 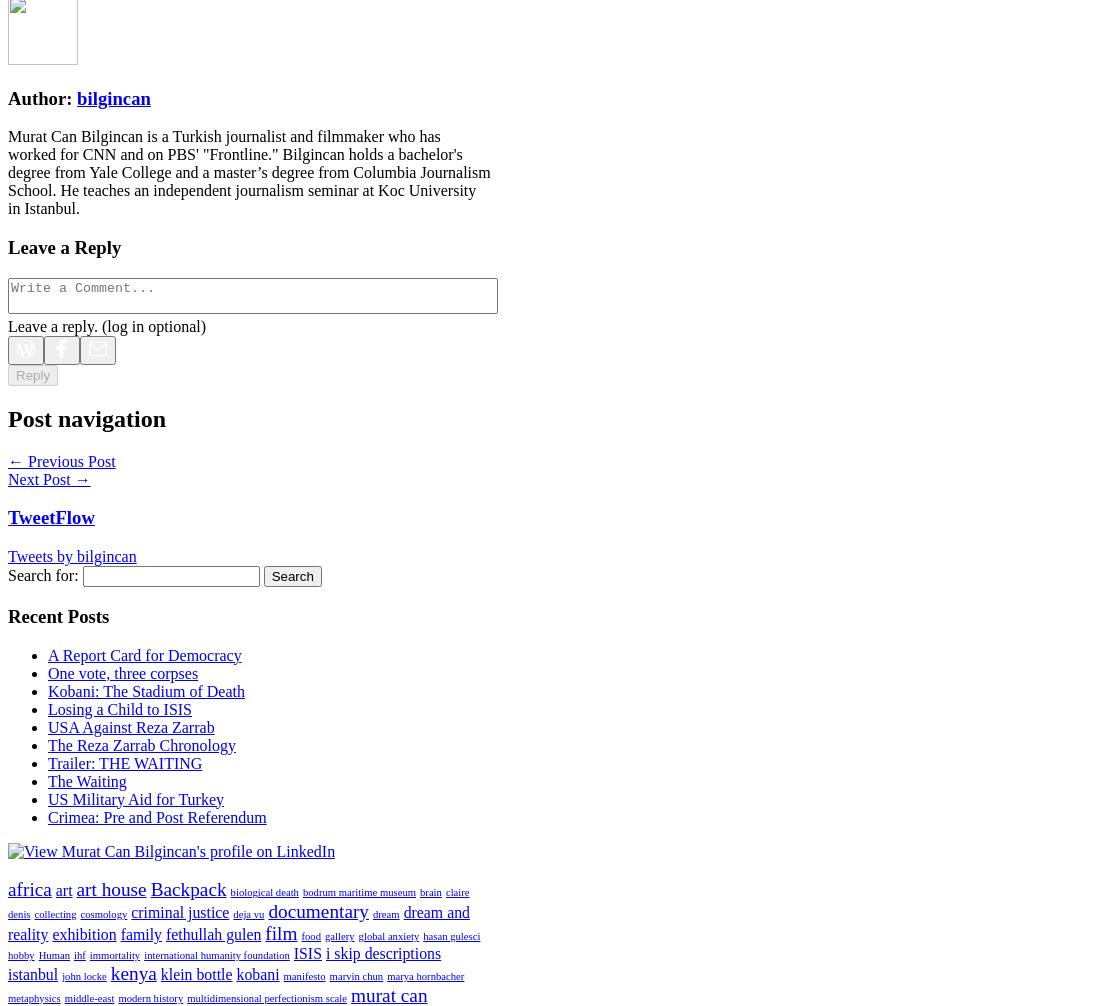 What do you see at coordinates (179, 911) in the screenshot?
I see `'criminal justice'` at bounding box center [179, 911].